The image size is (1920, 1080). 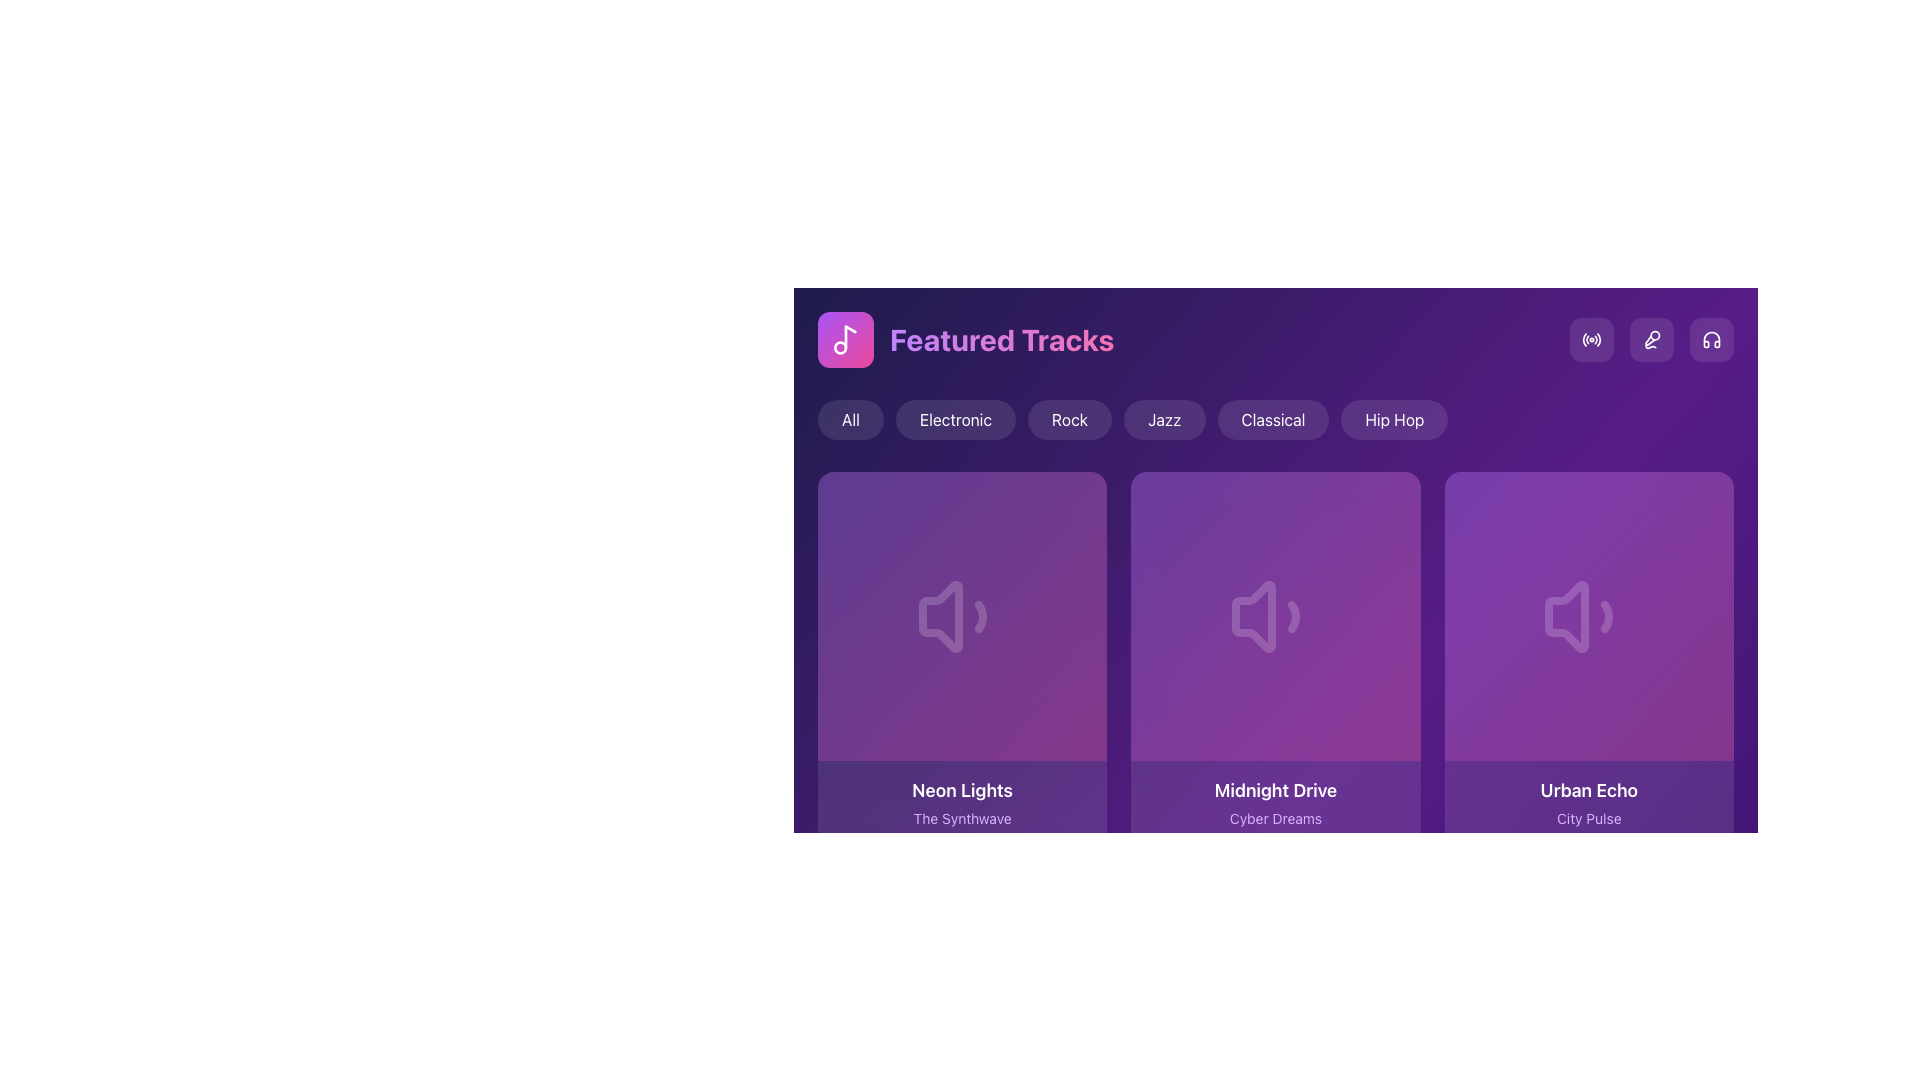 What do you see at coordinates (1711, 338) in the screenshot?
I see `the headphones icon button located at the top-right corner of the interface` at bounding box center [1711, 338].